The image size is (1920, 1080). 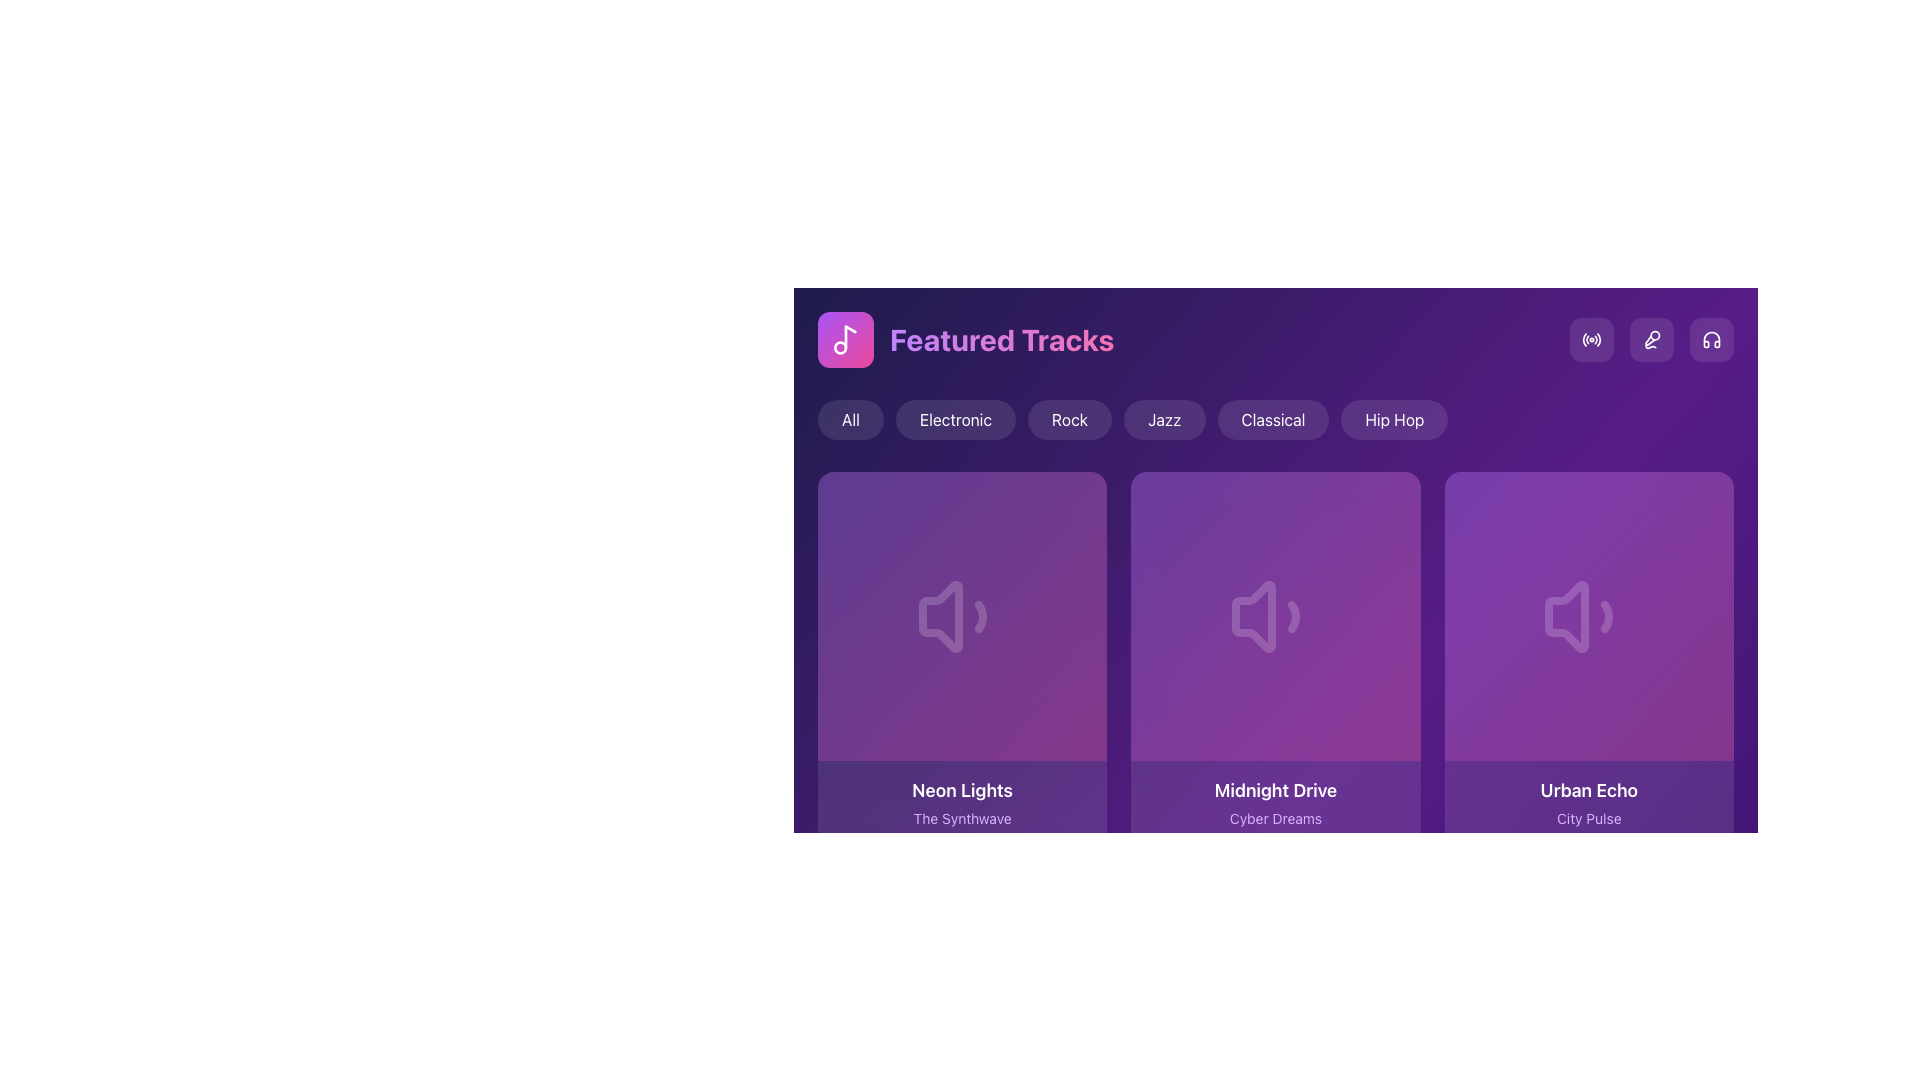 What do you see at coordinates (1711, 338) in the screenshot?
I see `the headphones icon button located at the top-right corner of the interface` at bounding box center [1711, 338].